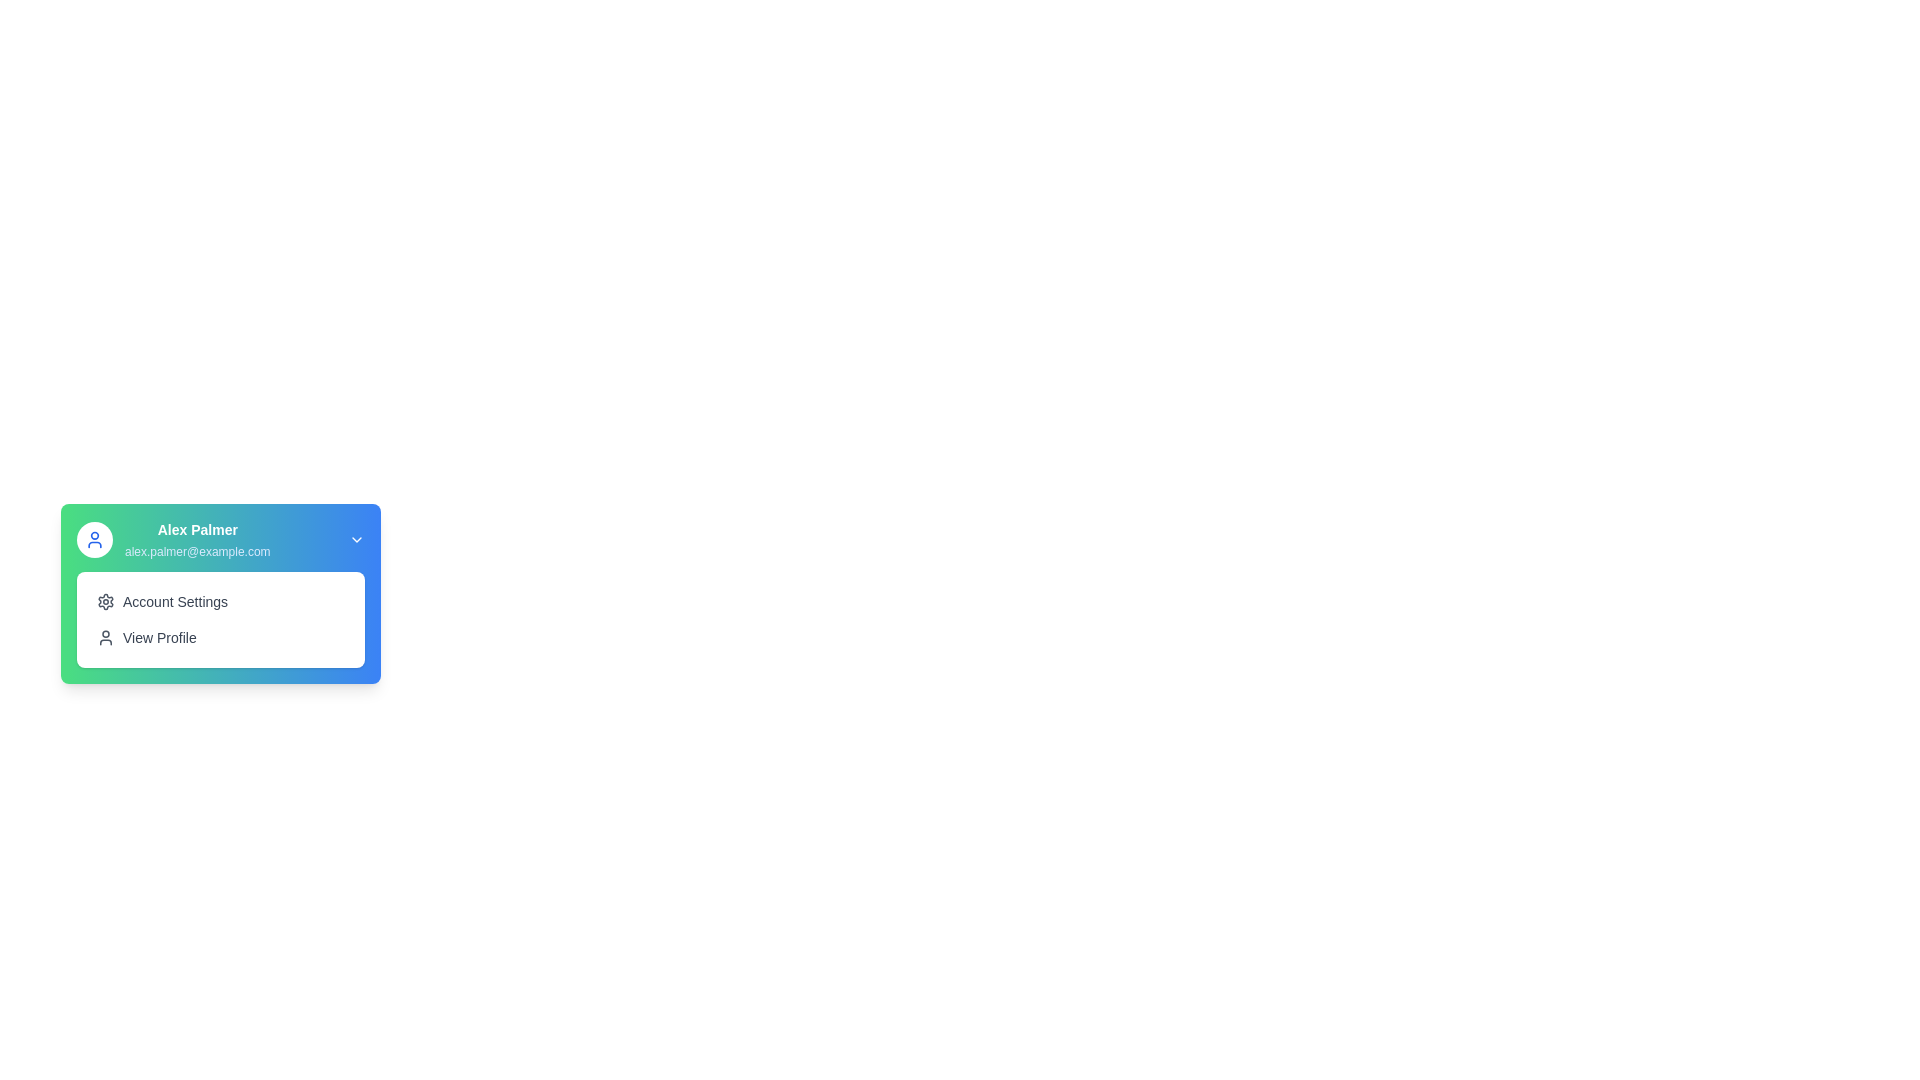 The image size is (1920, 1080). I want to click on the email text label displaying 'alex.palmer@example.com' located below the name 'Alex Palmer' in the profile card, so click(197, 551).